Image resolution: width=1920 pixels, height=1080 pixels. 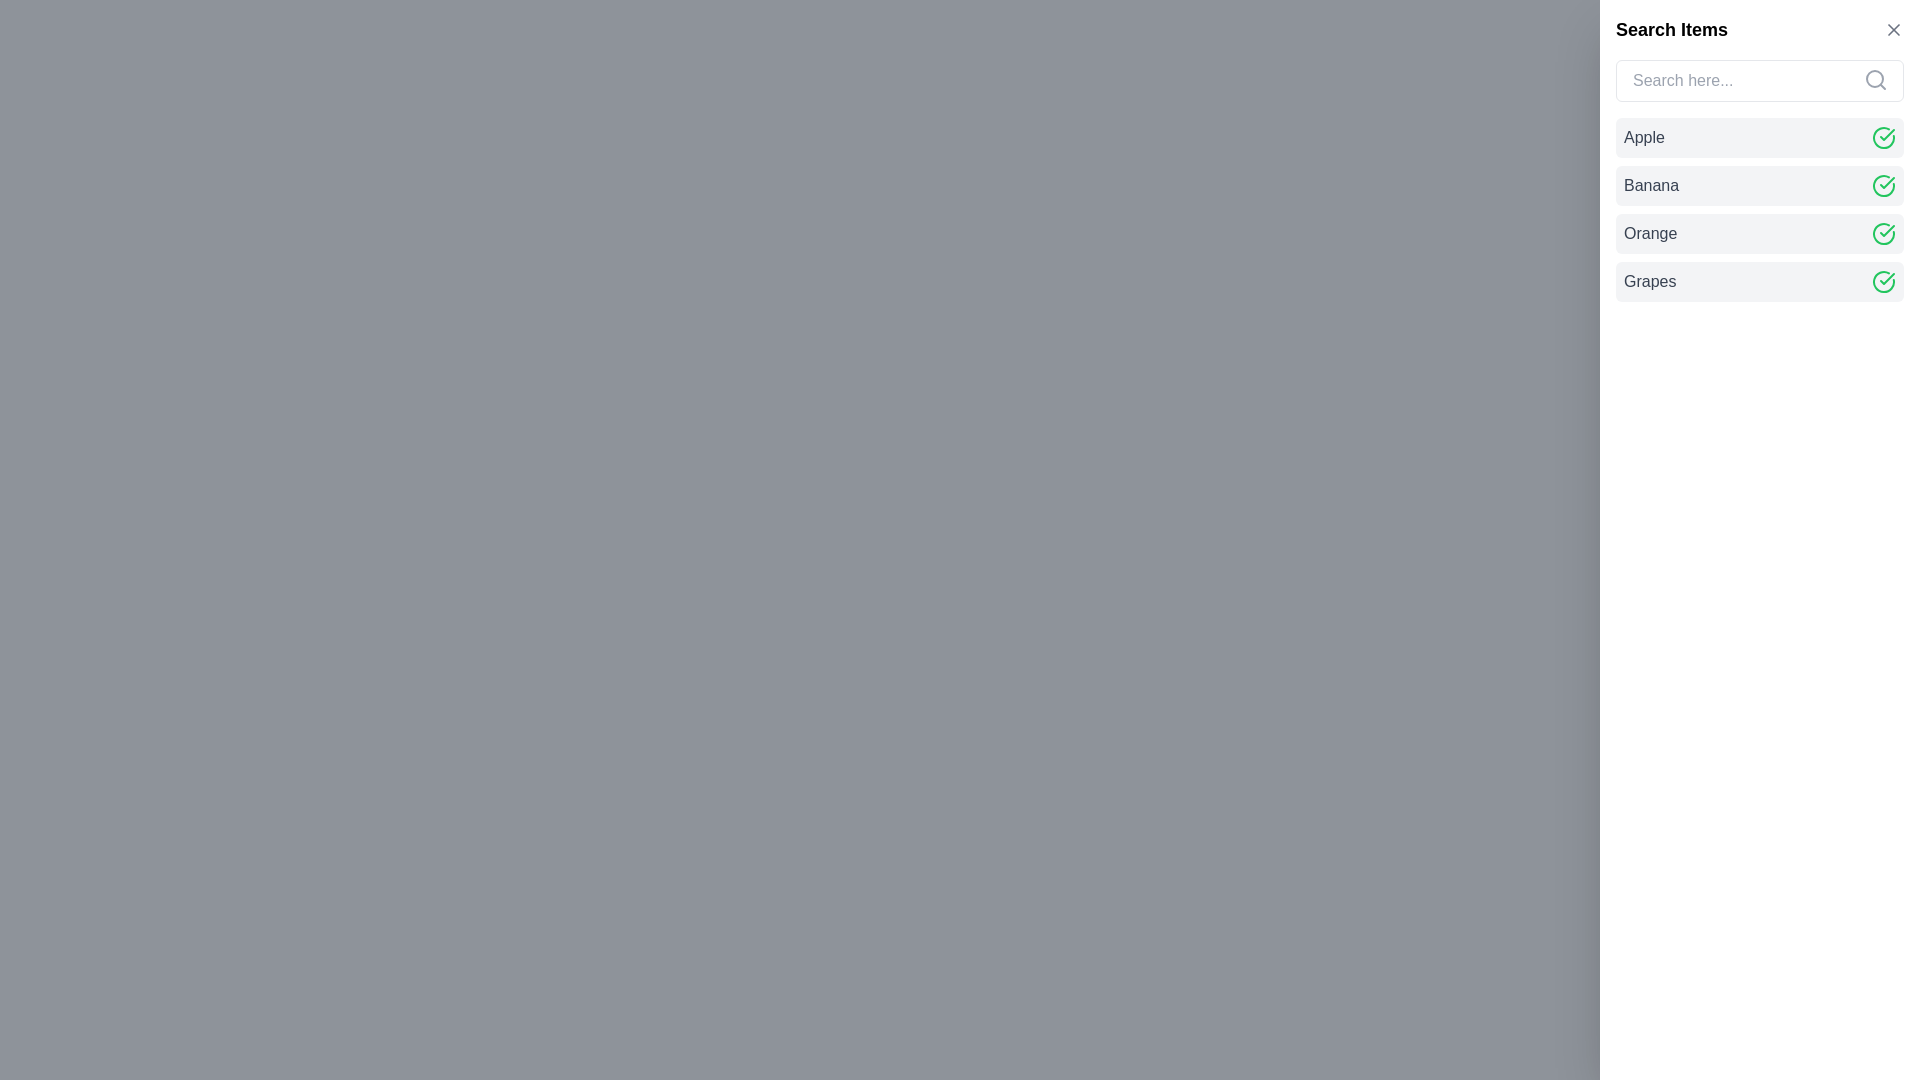 I want to click on the visual indicator icon for the item labeled 'Orange', located in the third row of the list and in the rightmost column, so click(x=1882, y=233).